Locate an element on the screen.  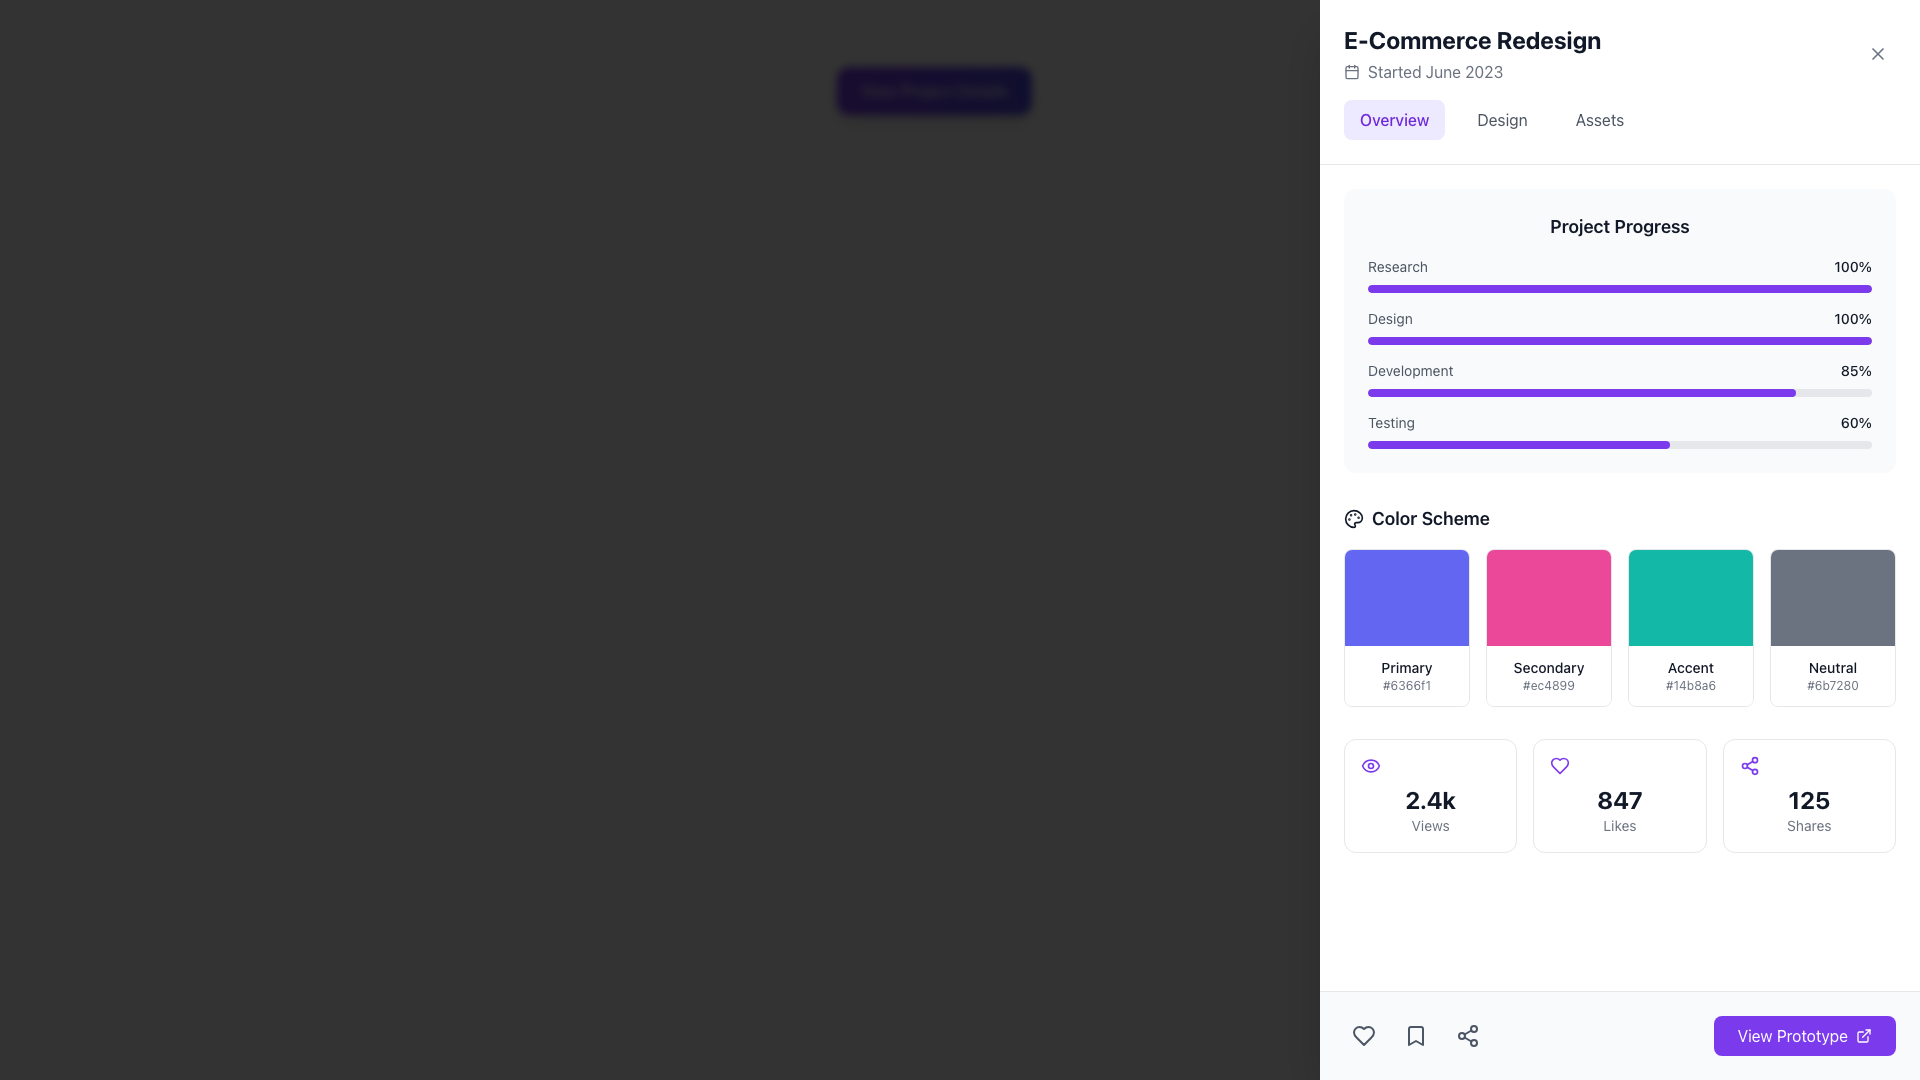
textual information displayed in the informational block labeled 'Accent' with the color code '#14b8a6', located in the 'Color Scheme' section near the bottom-right of the interface is located at coordinates (1689, 675).